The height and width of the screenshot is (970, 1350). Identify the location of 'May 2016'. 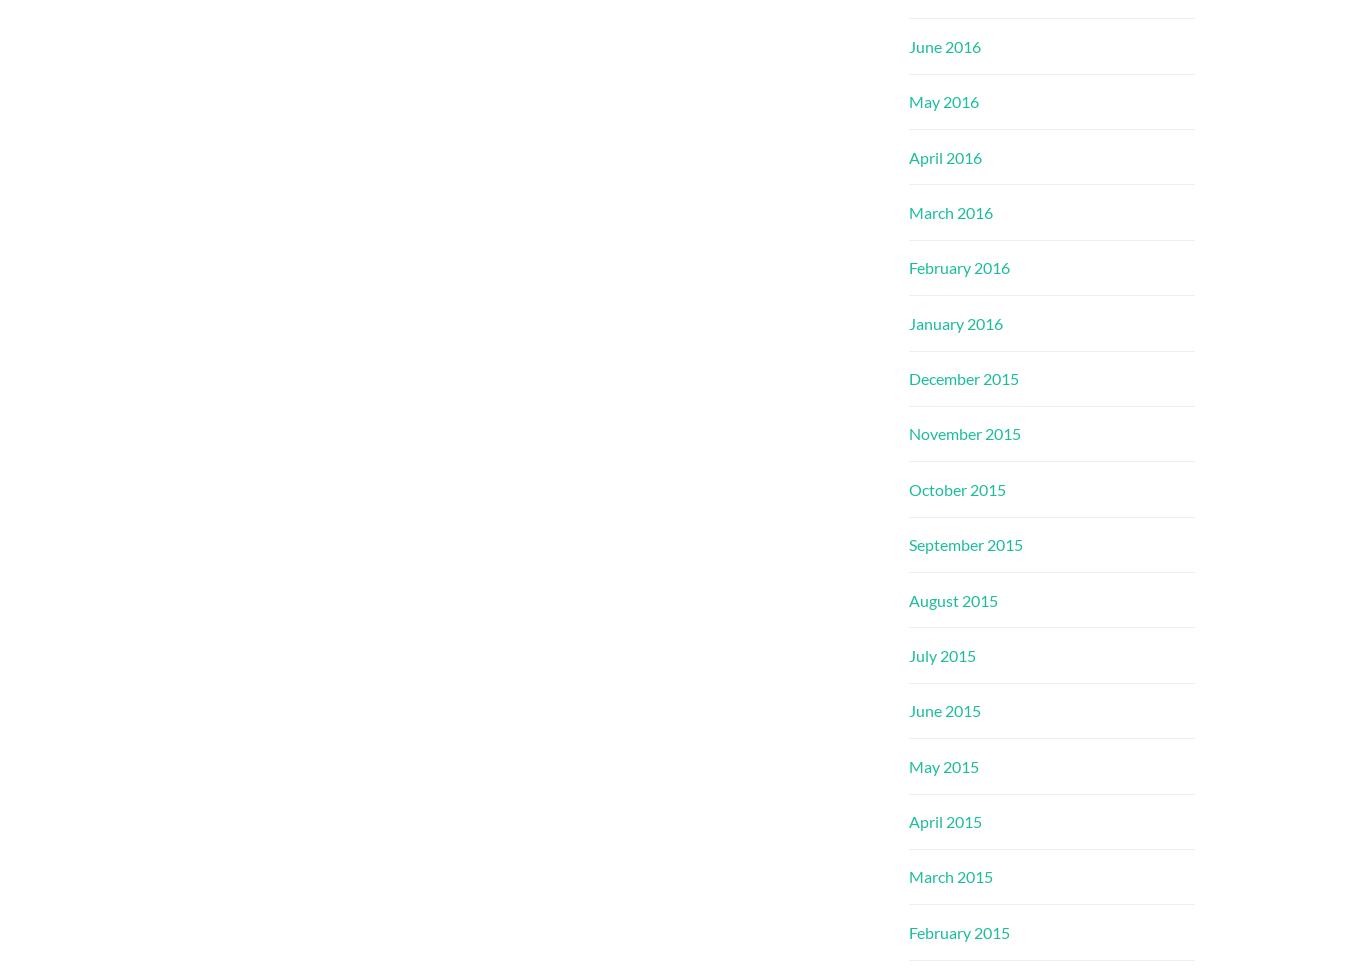
(943, 101).